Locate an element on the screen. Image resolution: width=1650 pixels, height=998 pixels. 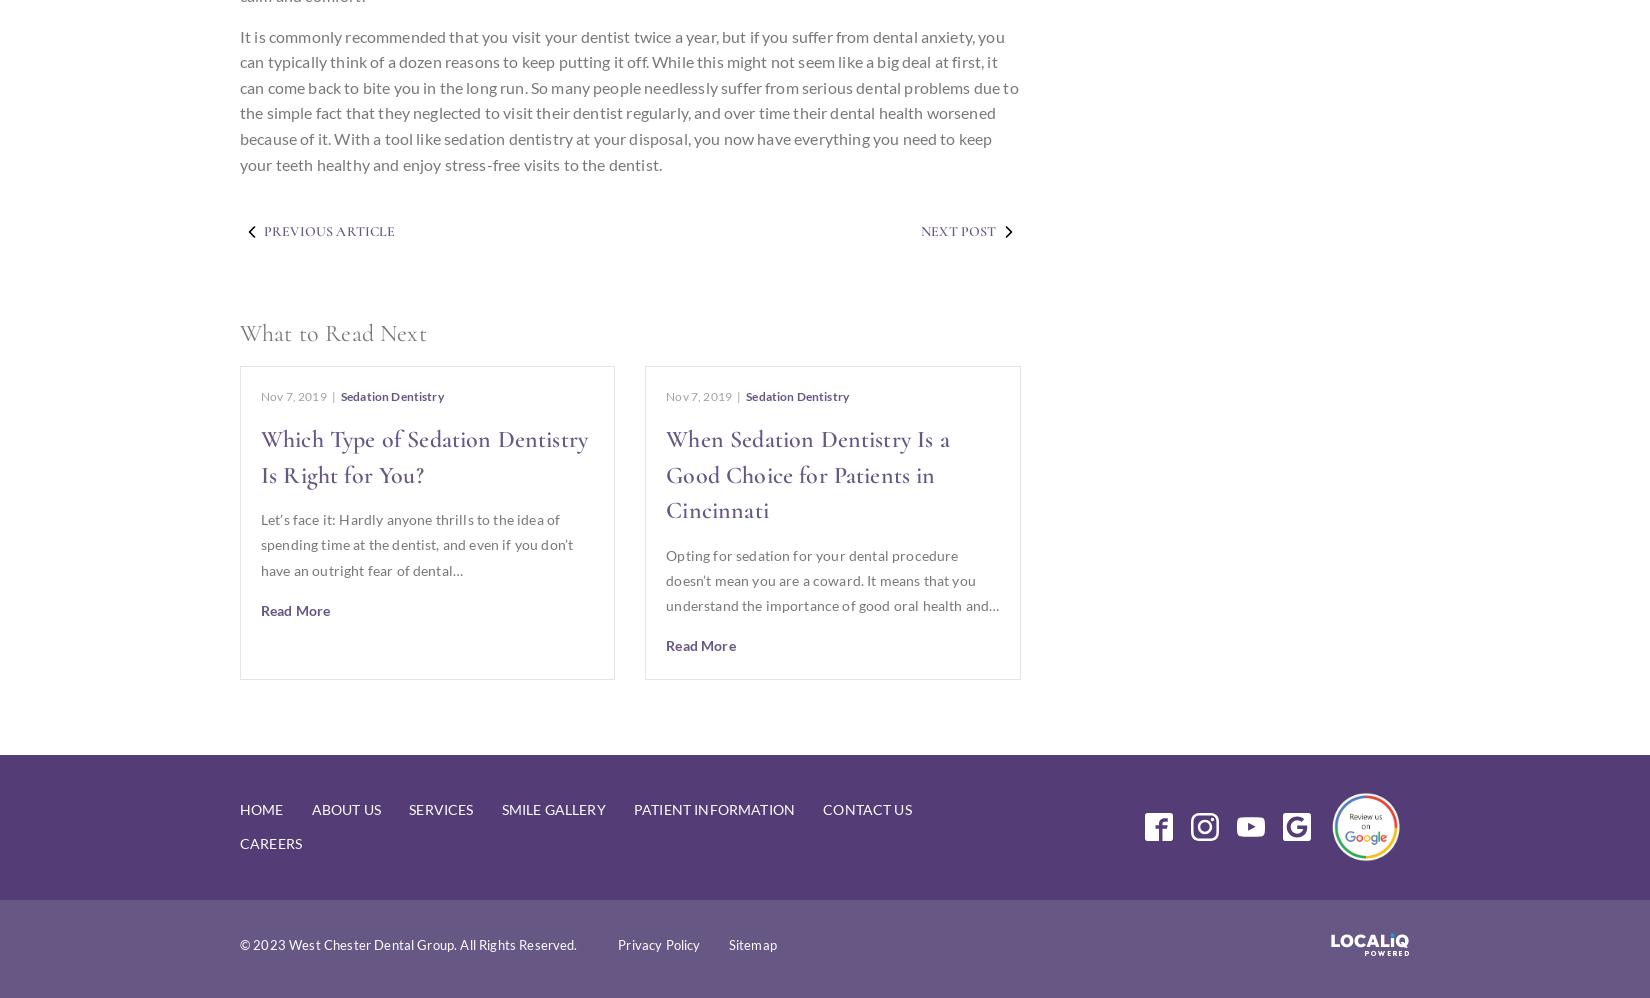
'Previous Article' is located at coordinates (329, 231).